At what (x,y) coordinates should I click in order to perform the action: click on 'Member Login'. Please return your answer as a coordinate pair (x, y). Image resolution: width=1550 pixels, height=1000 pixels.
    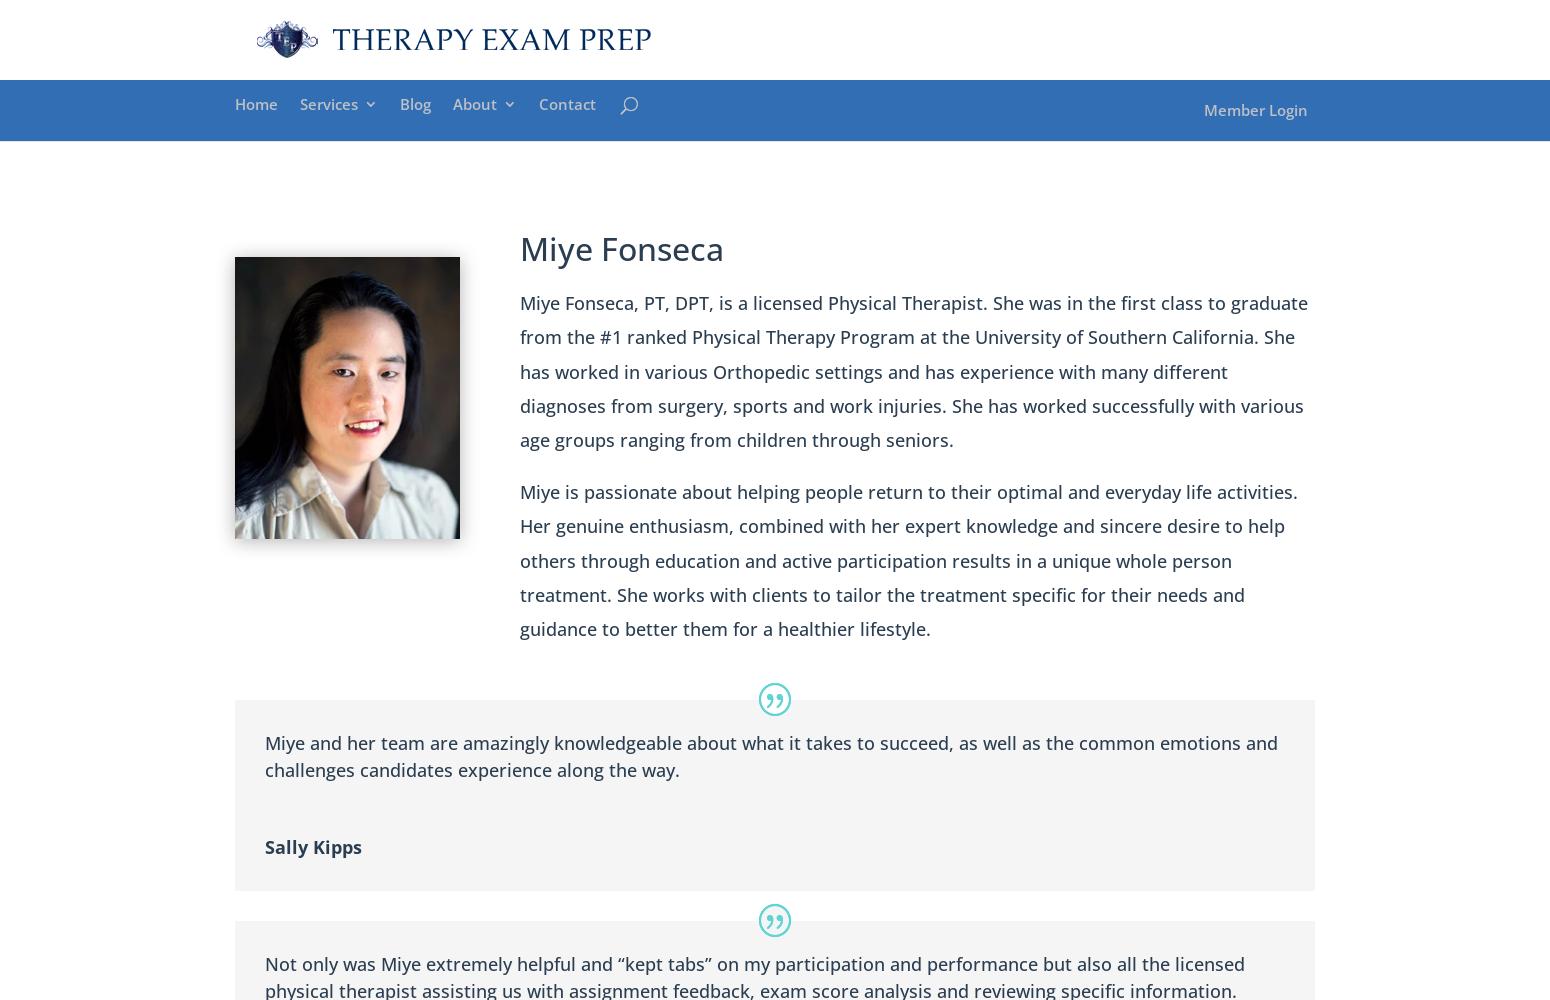
    Looking at the image, I should click on (1254, 108).